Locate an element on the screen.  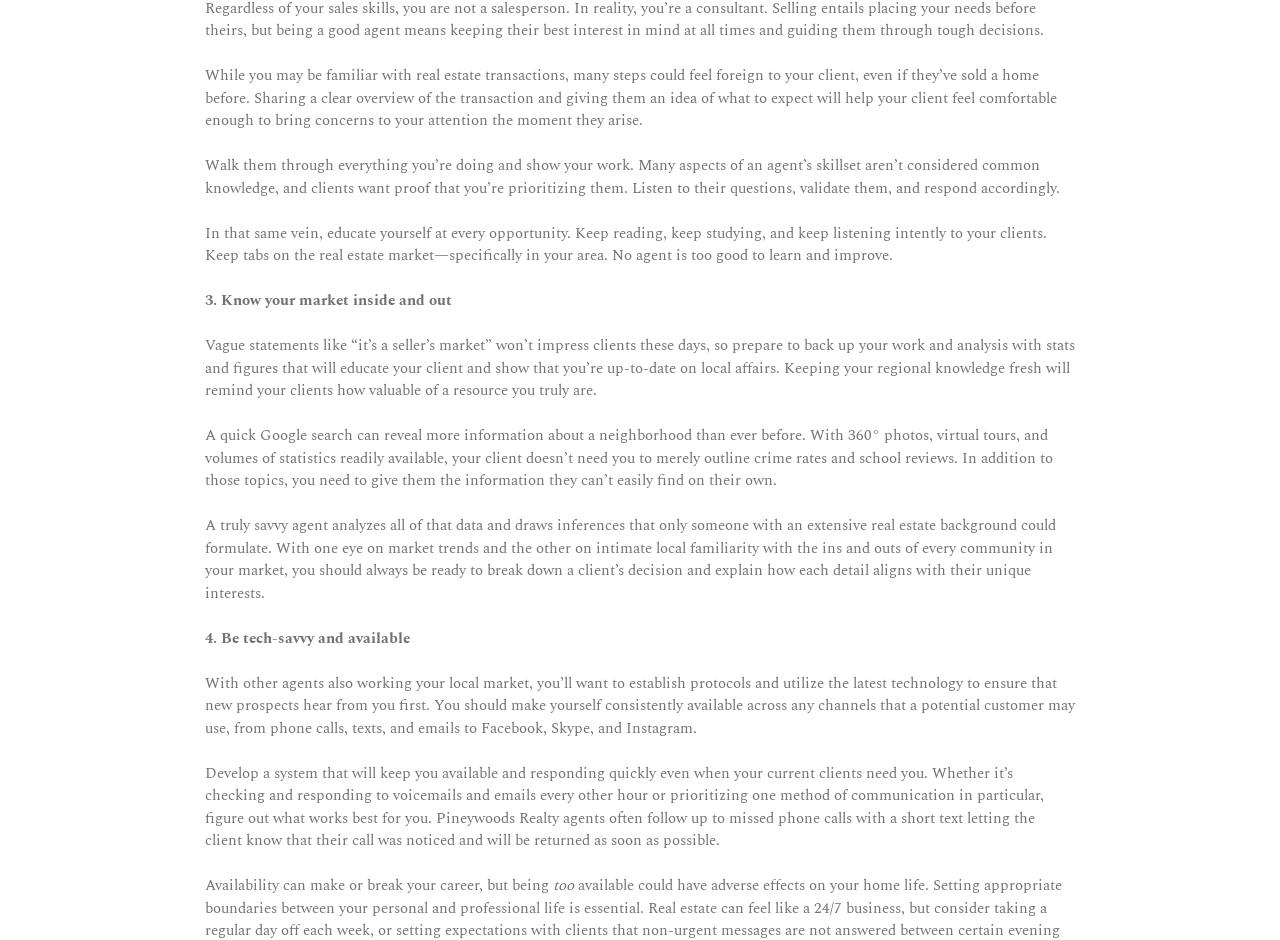
'With other agents also working your local market, you’ll want to establish protocols and utilize the latest technology to ensure that new prospects hear from you first. You should make yourself consistently available across any channels that a potential customer may use, from phone calls, texts, and emails to Facebook, Skype, and Instagram.' is located at coordinates (640, 705).